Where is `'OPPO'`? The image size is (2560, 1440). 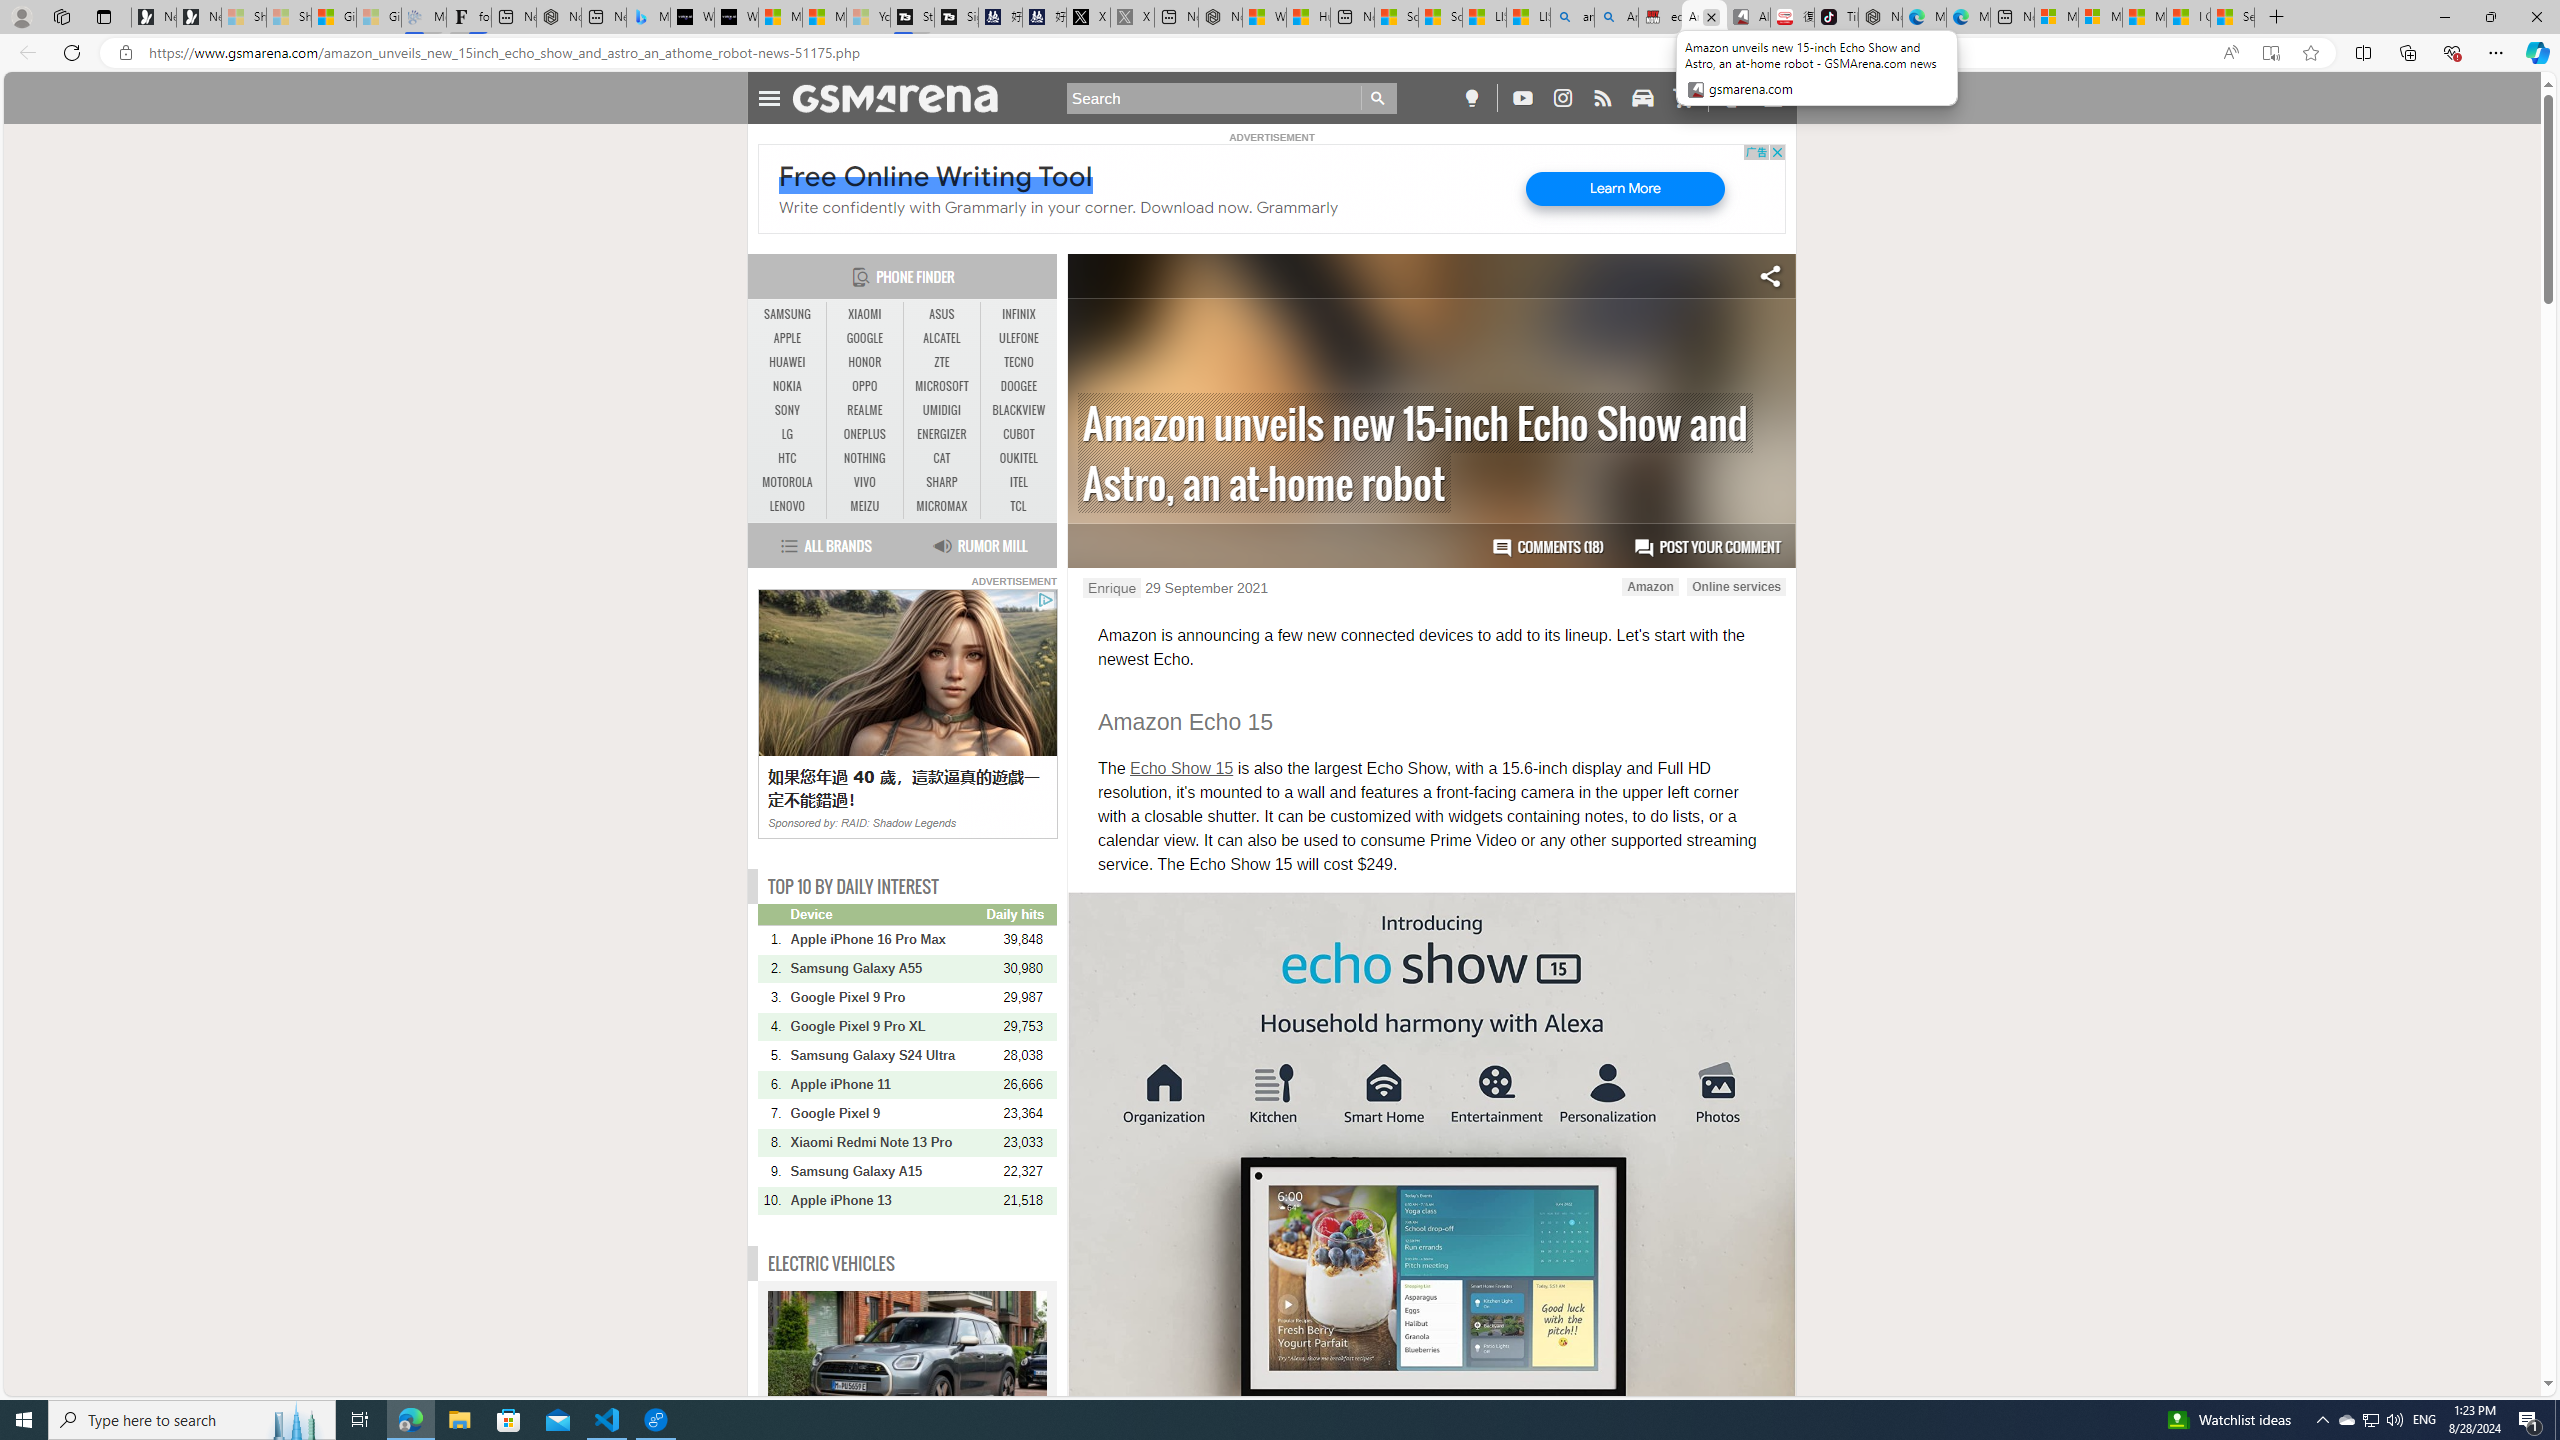
'OPPO' is located at coordinates (864, 386).